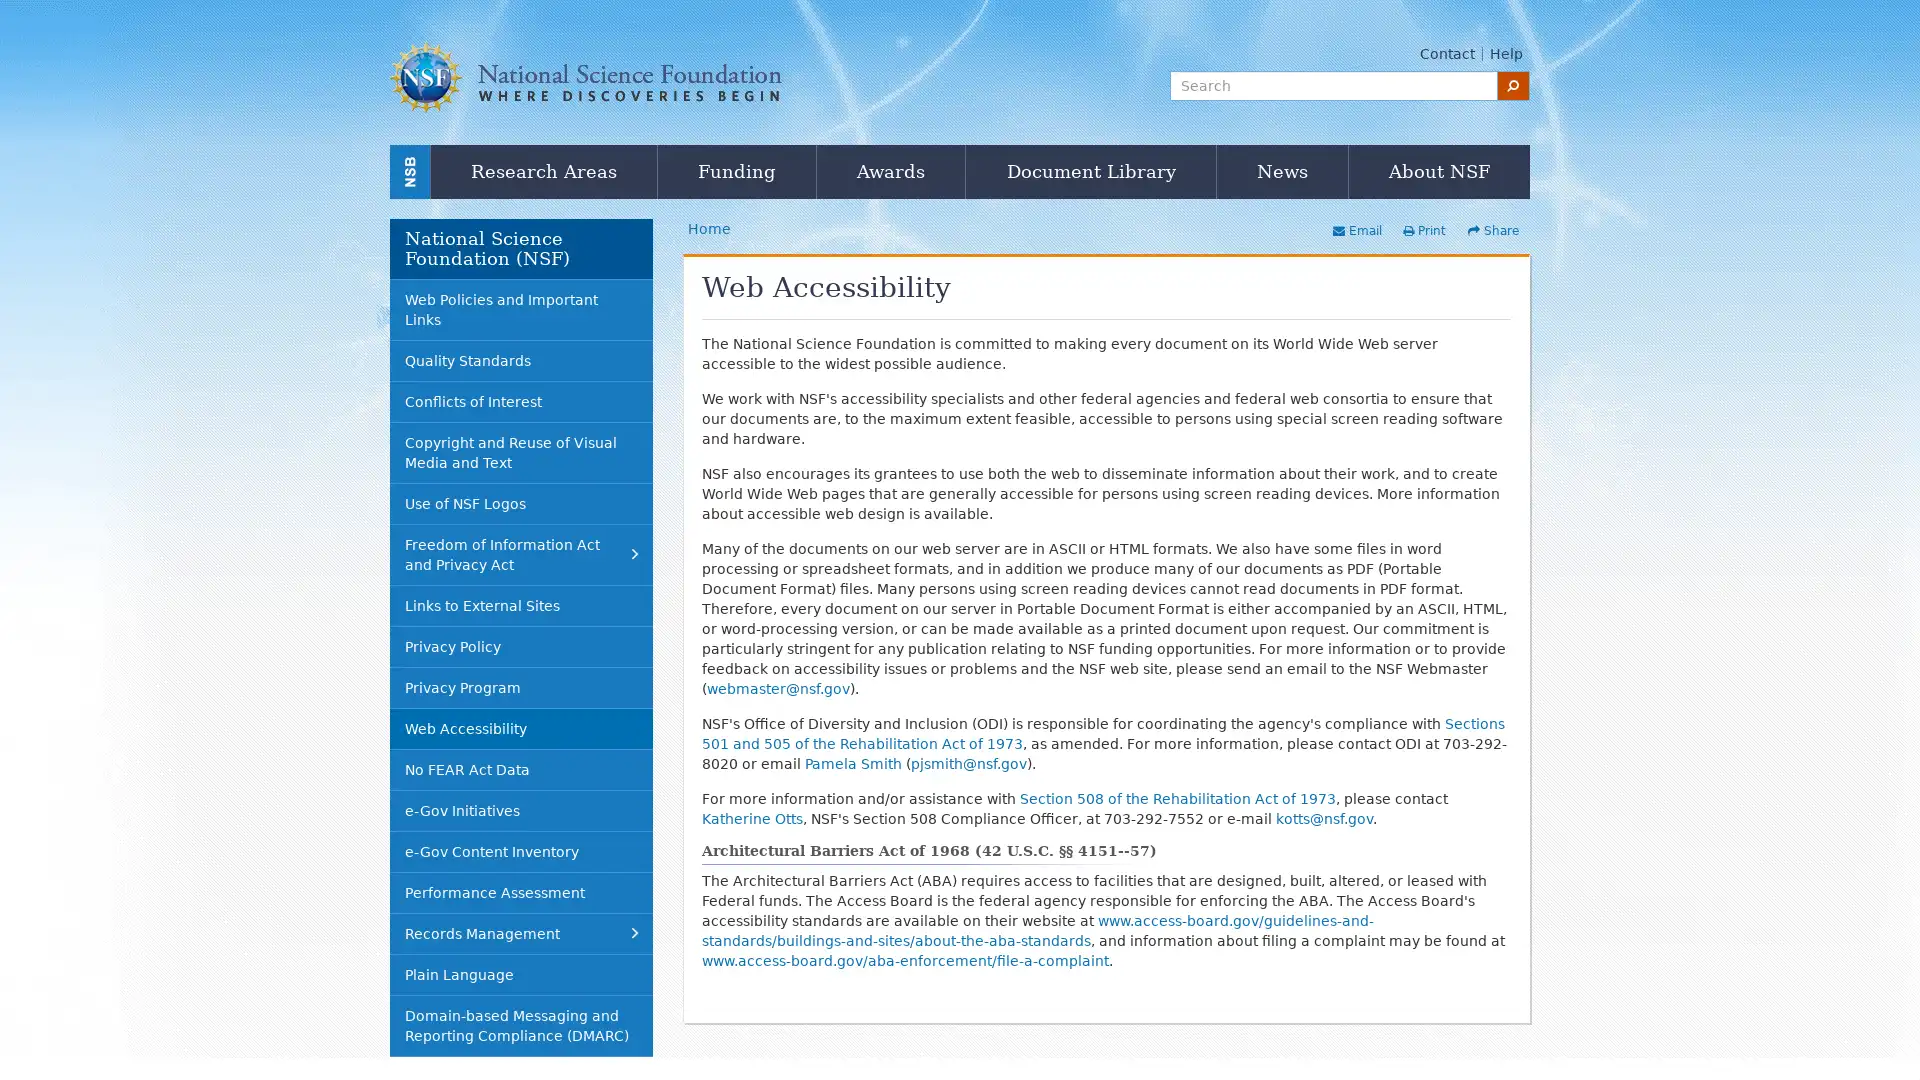 This screenshot has height=1080, width=1920. Describe the element at coordinates (1492, 230) in the screenshot. I see `Share this page` at that location.